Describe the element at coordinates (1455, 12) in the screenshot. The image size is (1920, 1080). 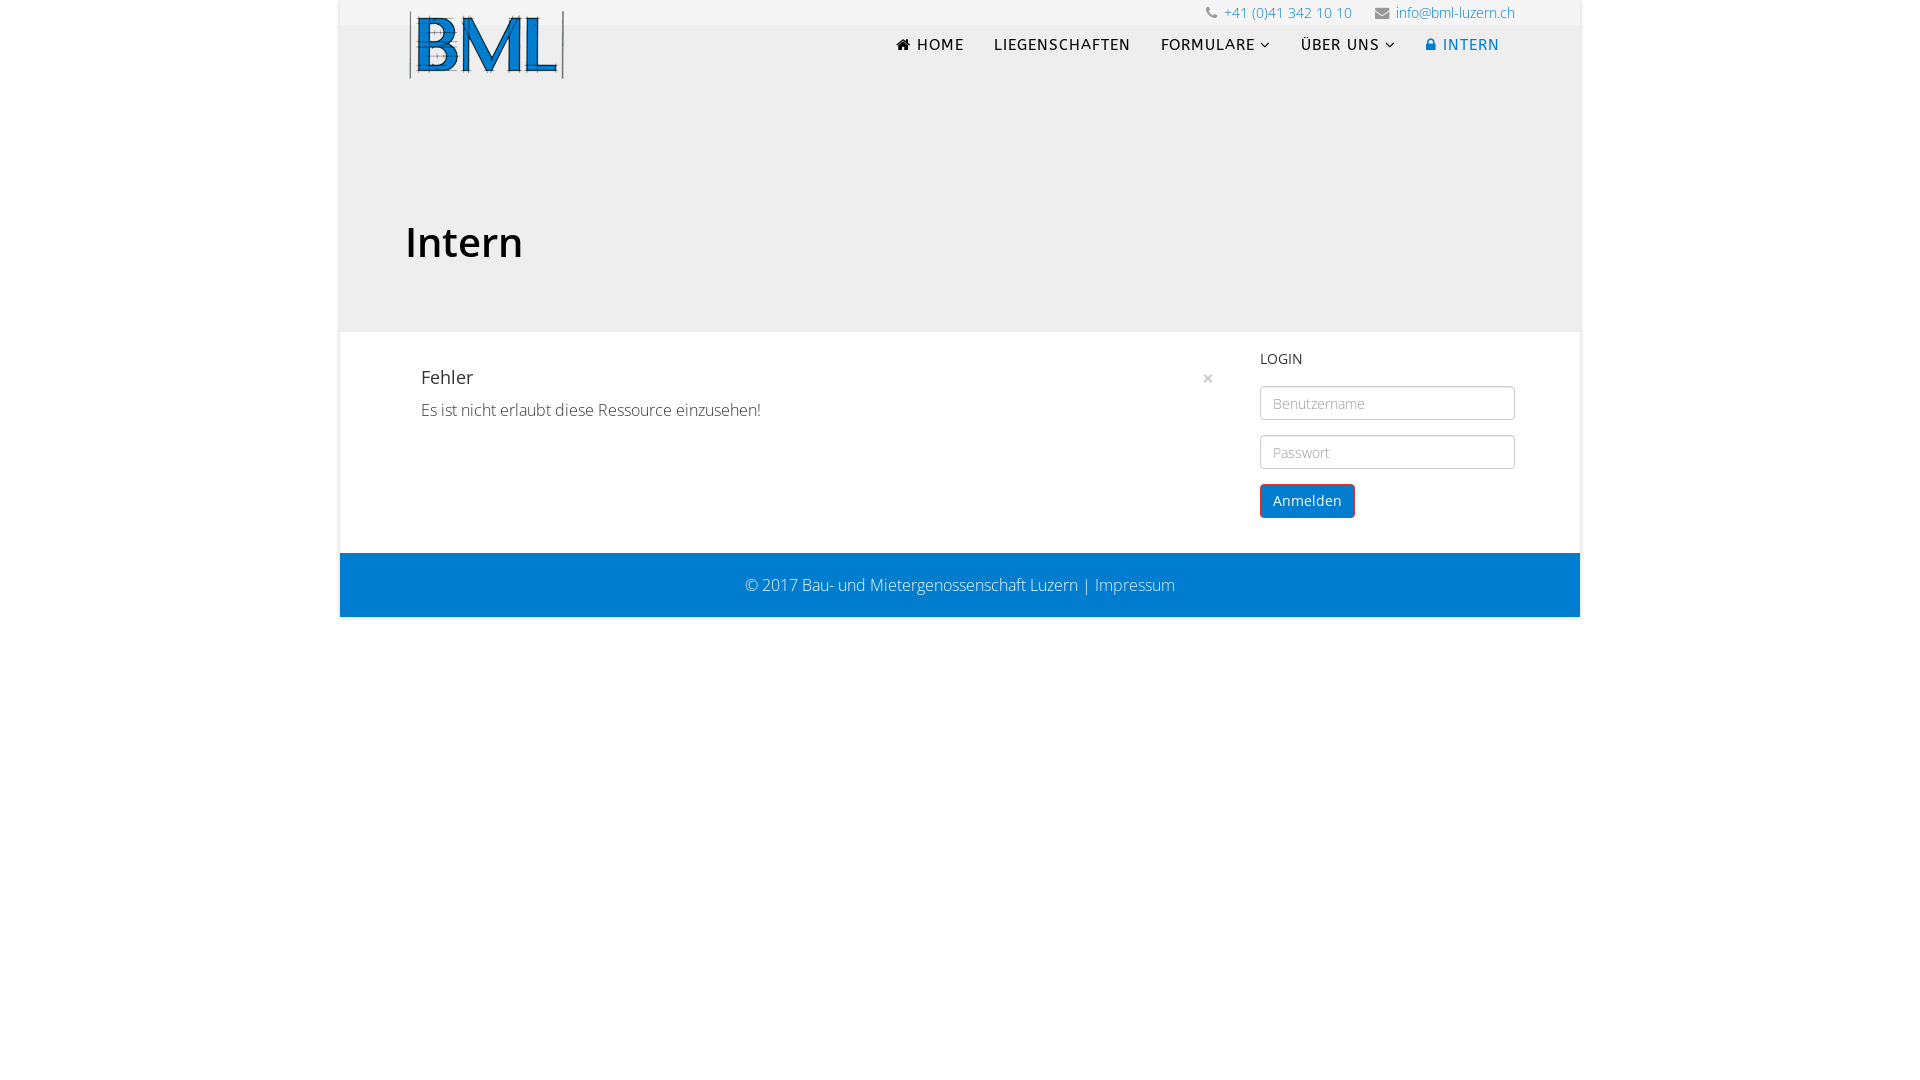
I see `'info@bml-luzern.ch'` at that location.